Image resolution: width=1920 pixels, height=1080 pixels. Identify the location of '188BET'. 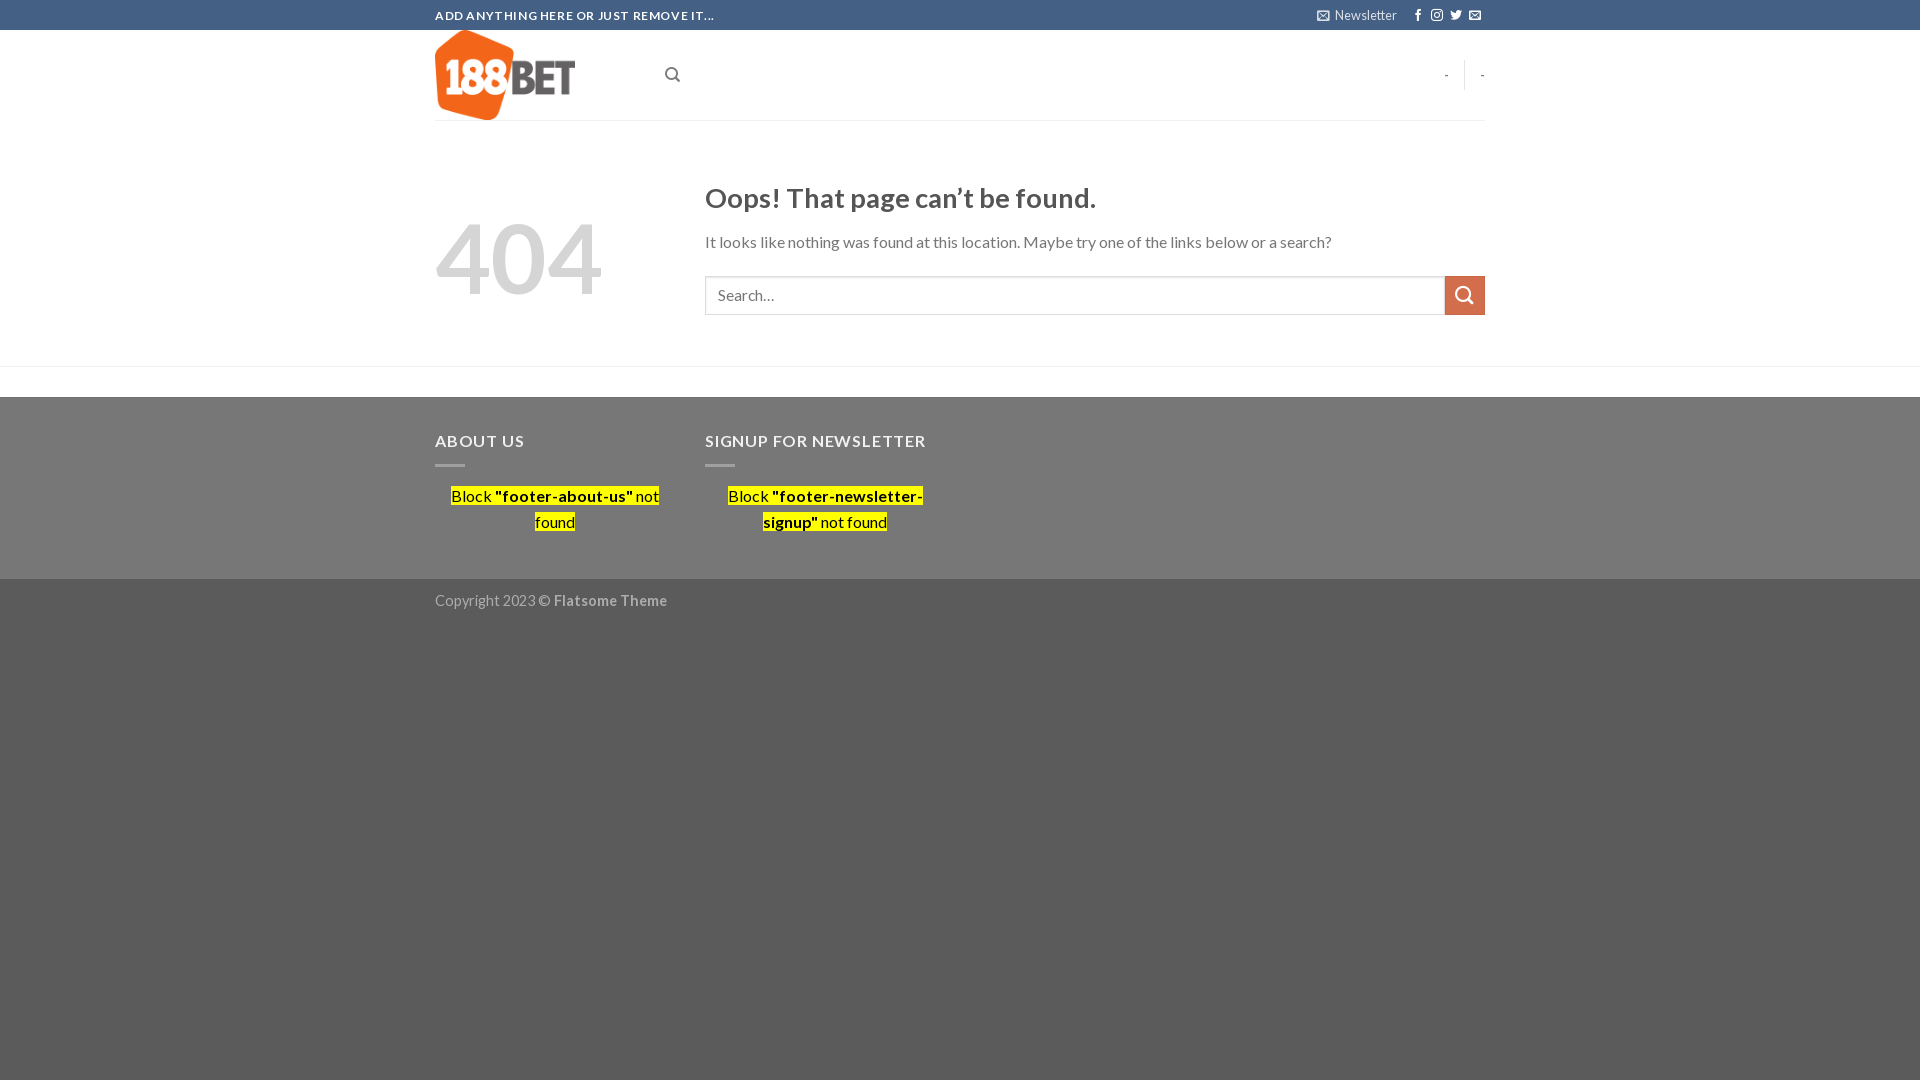
(434, 73).